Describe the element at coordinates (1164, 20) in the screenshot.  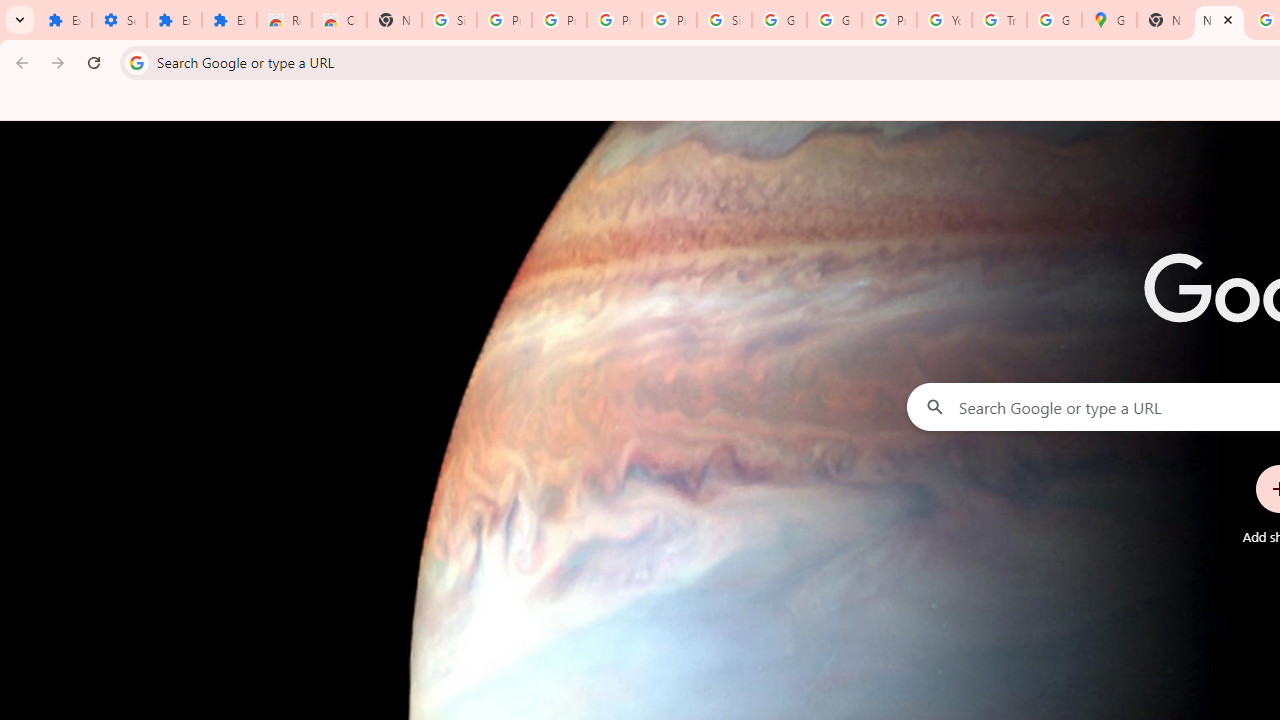
I see `'New Tab'` at that location.